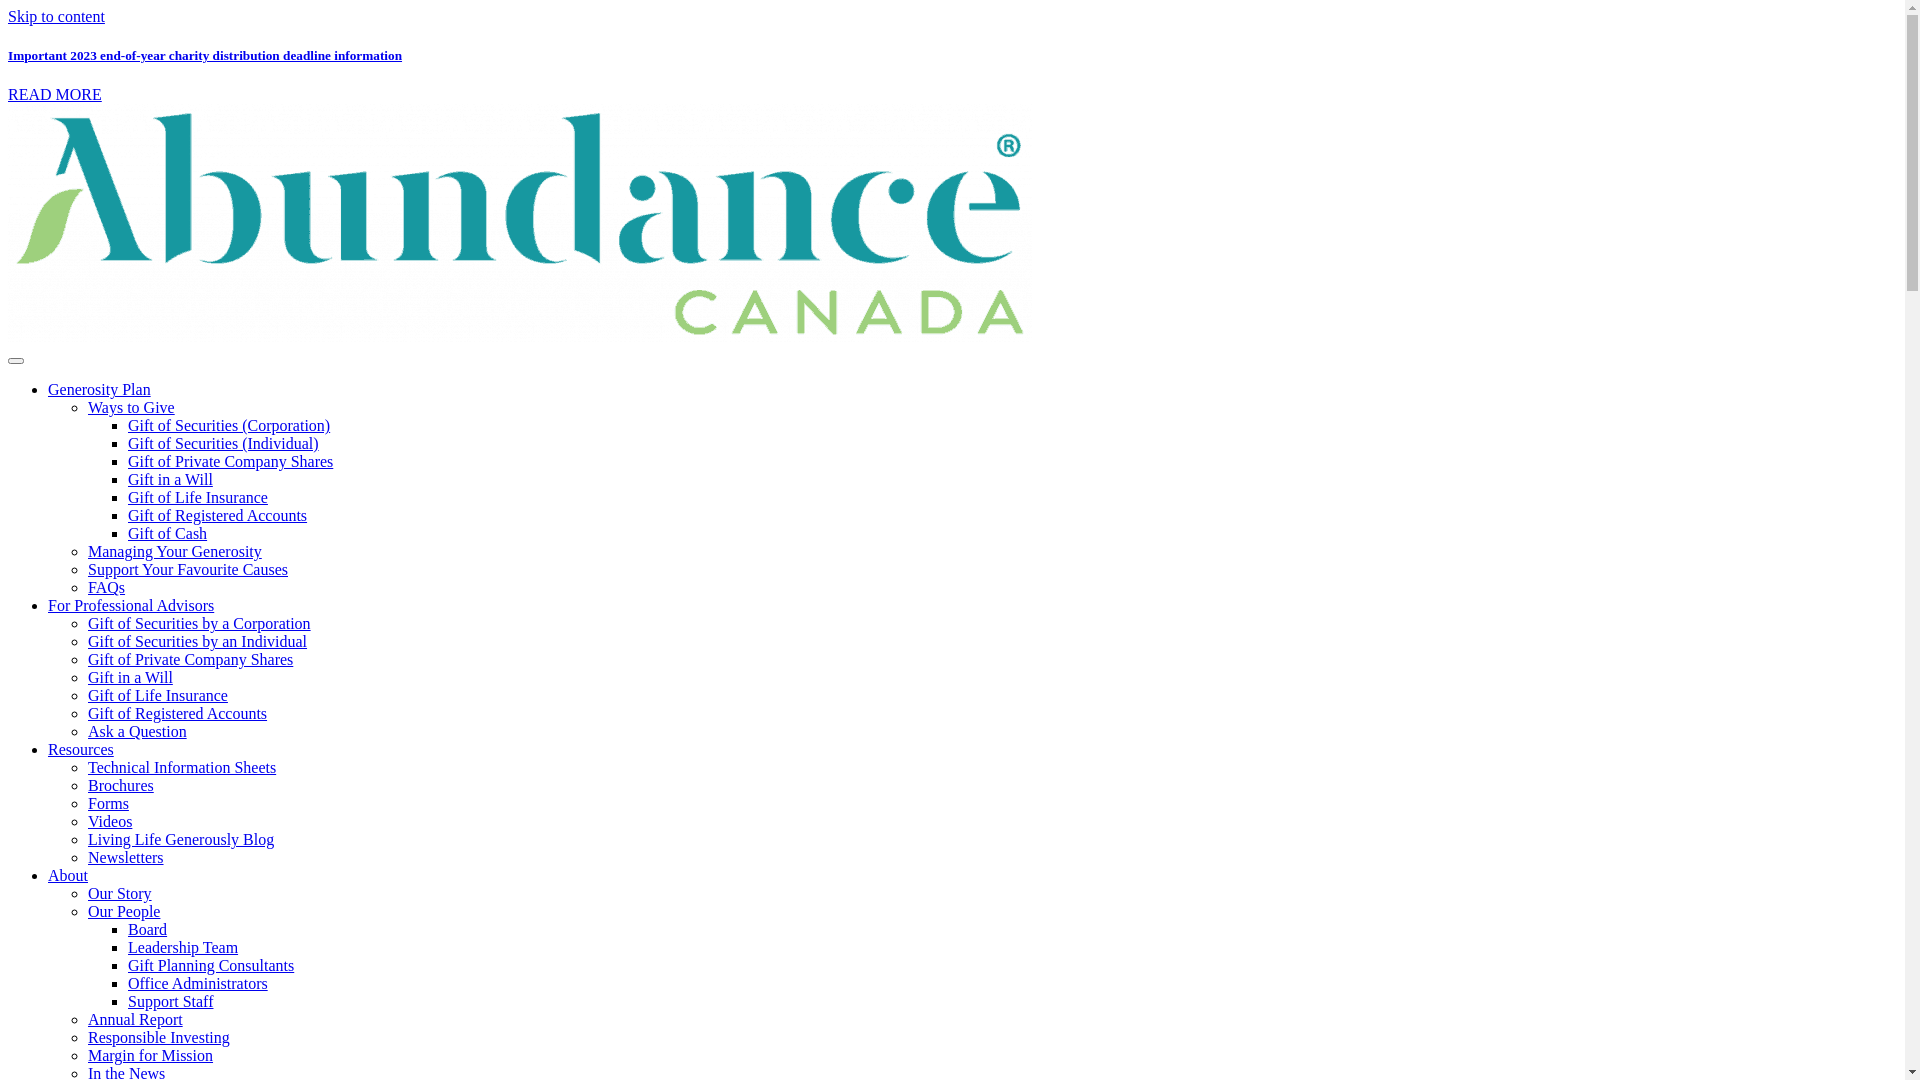 Image resolution: width=1920 pixels, height=1080 pixels. Describe the element at coordinates (98, 389) in the screenshot. I see `'Generosity Plan'` at that location.